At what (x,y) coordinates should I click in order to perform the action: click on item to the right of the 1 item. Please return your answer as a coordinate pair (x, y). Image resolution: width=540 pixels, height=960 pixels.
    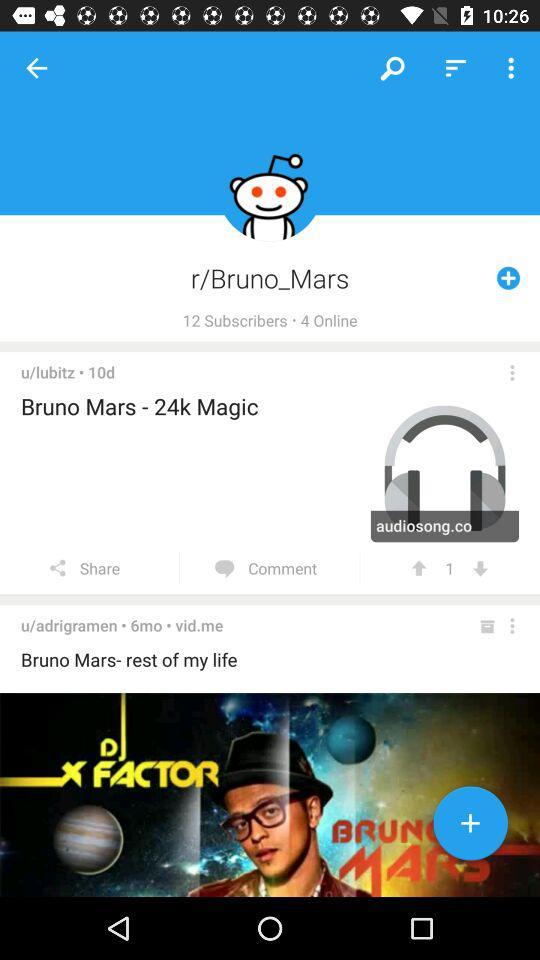
    Looking at the image, I should click on (479, 568).